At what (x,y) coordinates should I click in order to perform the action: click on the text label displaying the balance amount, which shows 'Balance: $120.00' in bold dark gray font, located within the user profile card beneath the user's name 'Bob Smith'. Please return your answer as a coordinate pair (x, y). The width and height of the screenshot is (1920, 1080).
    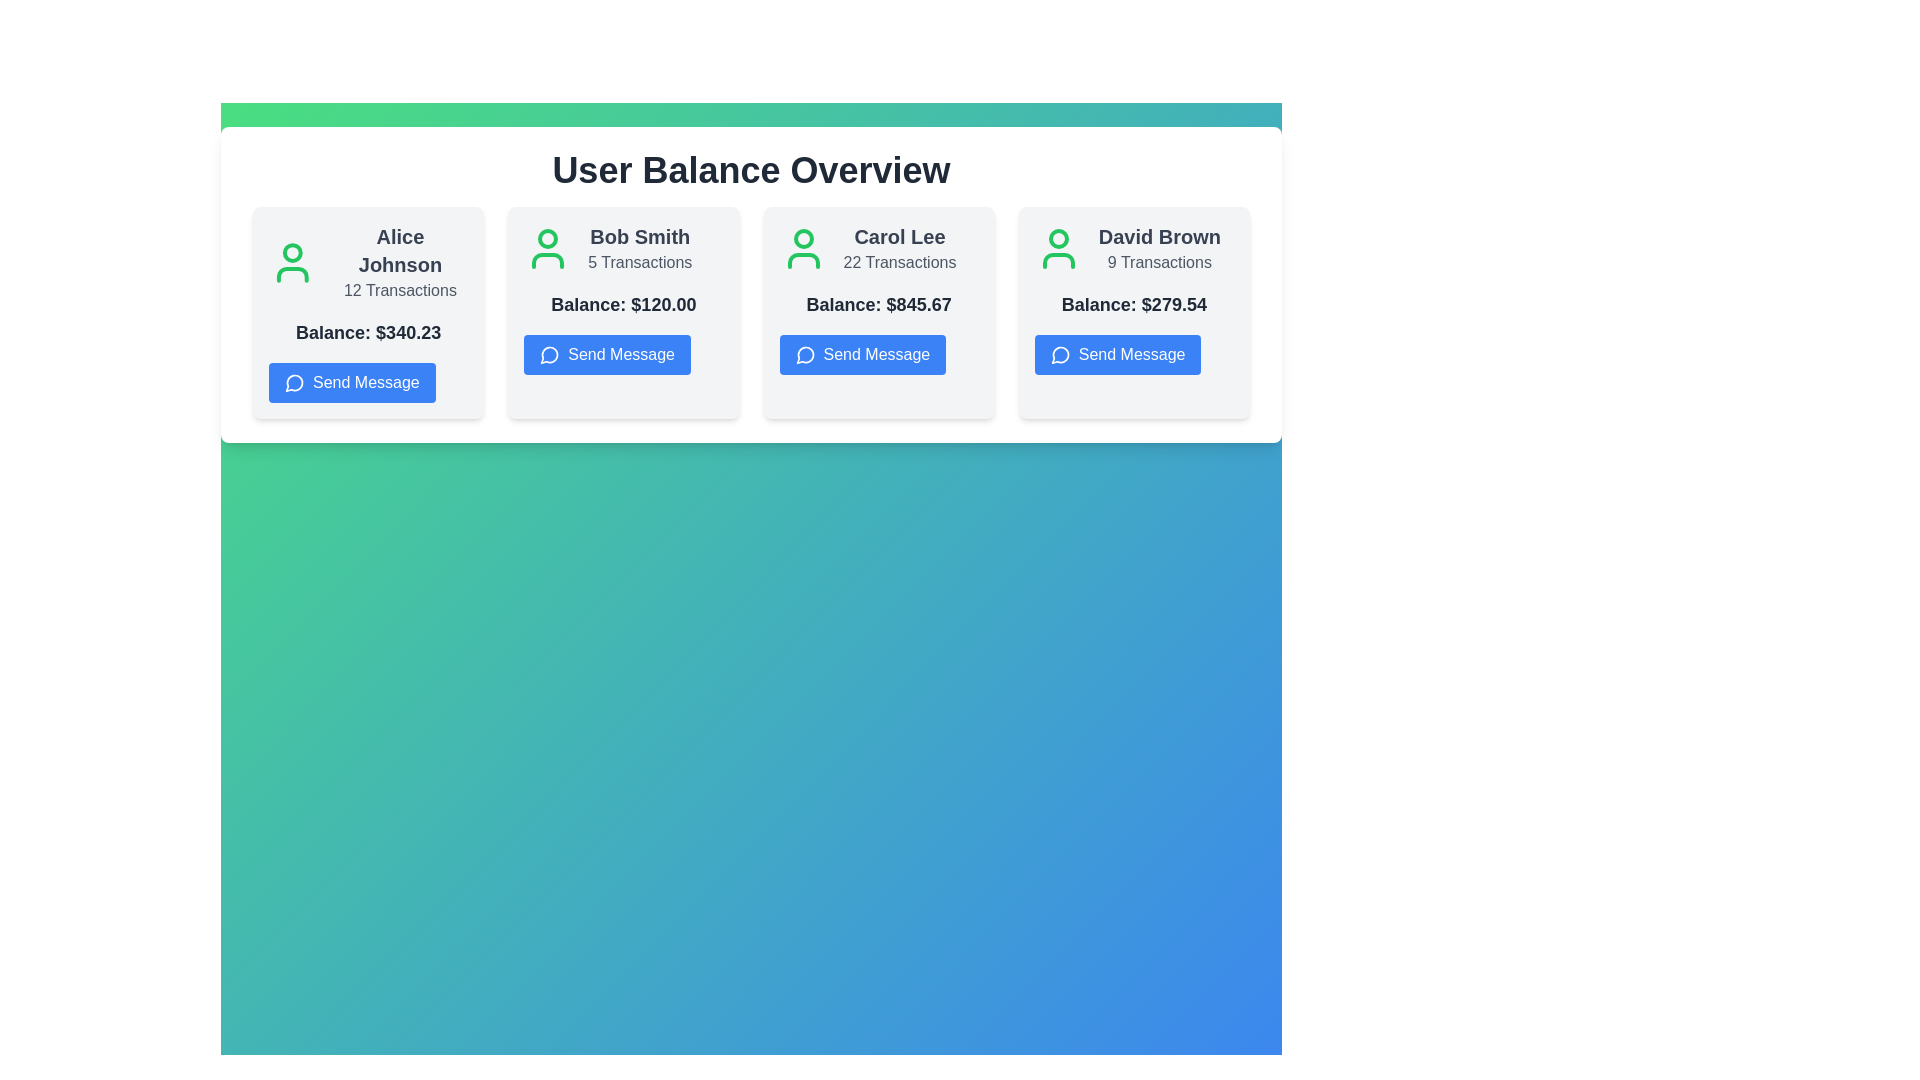
    Looking at the image, I should click on (622, 304).